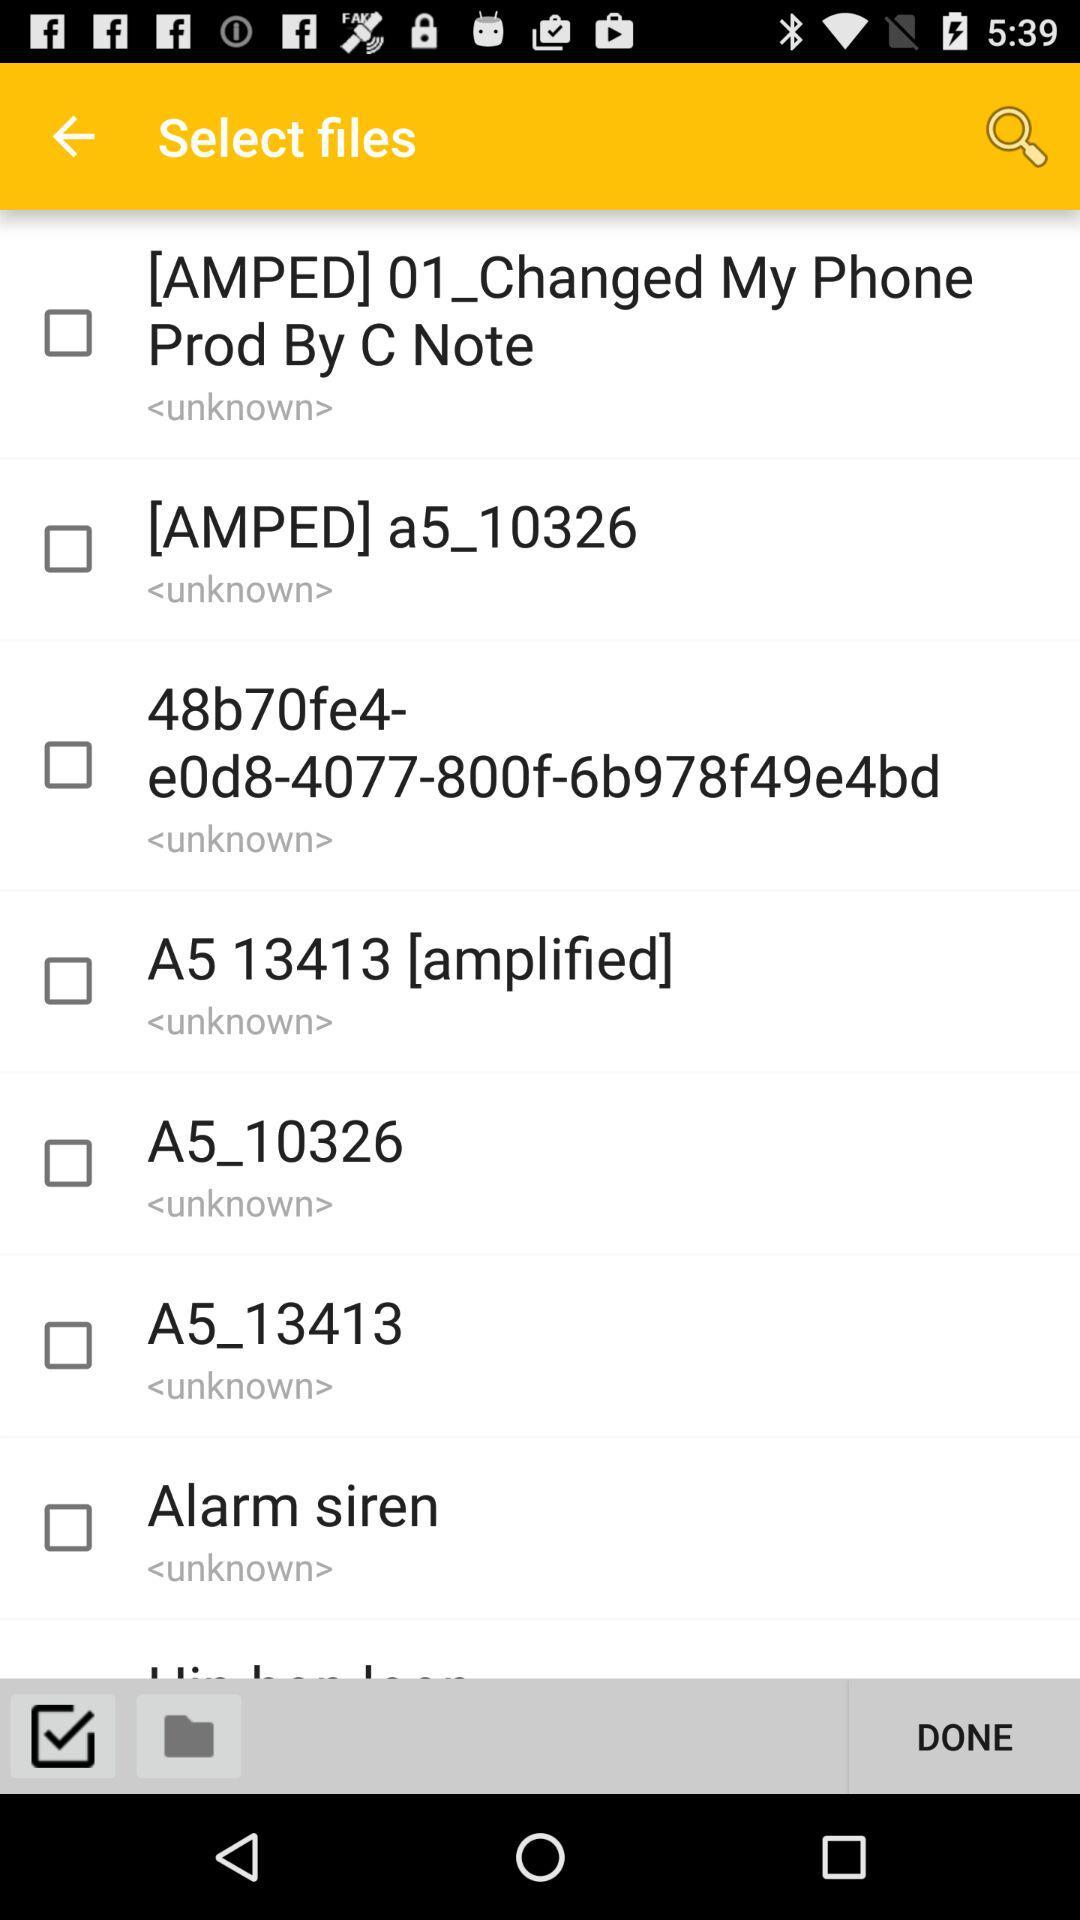  What do you see at coordinates (85, 1345) in the screenshot?
I see `file` at bounding box center [85, 1345].